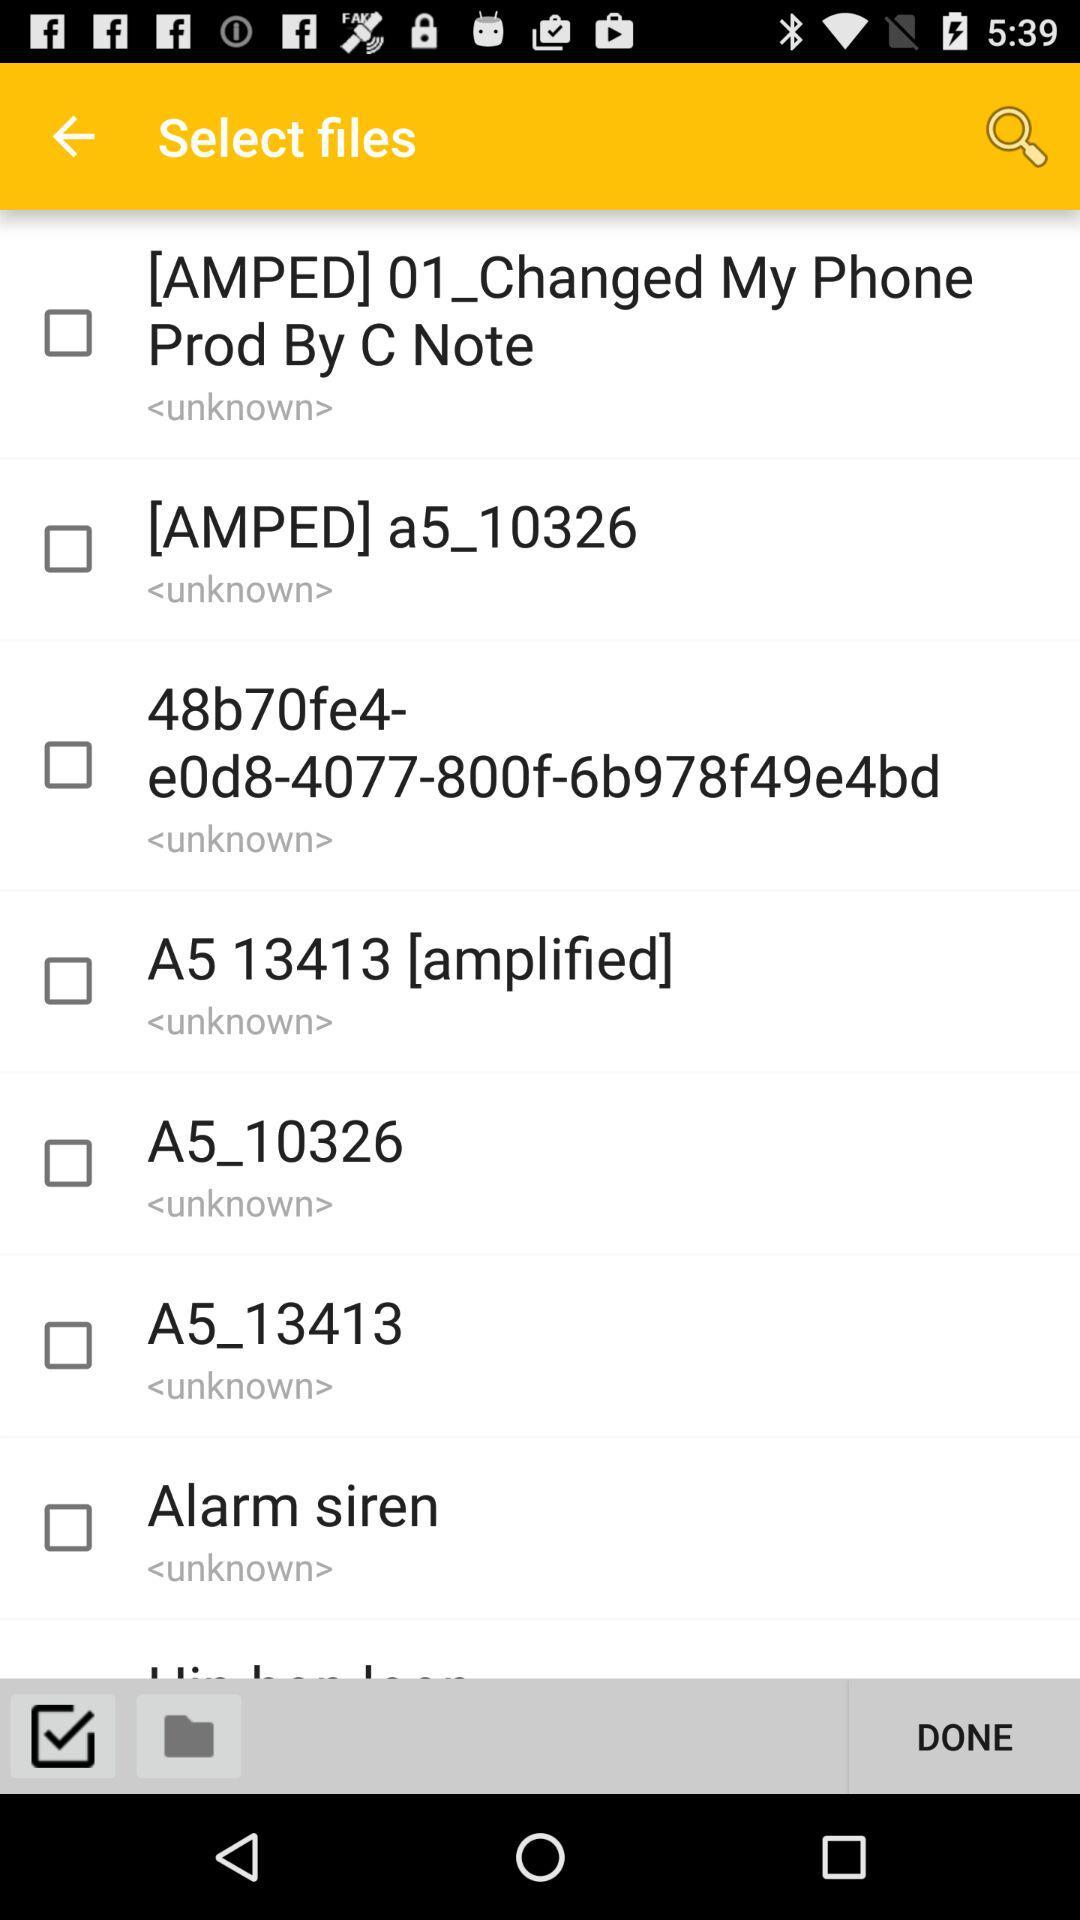  What do you see at coordinates (85, 1345) in the screenshot?
I see `file` at bounding box center [85, 1345].